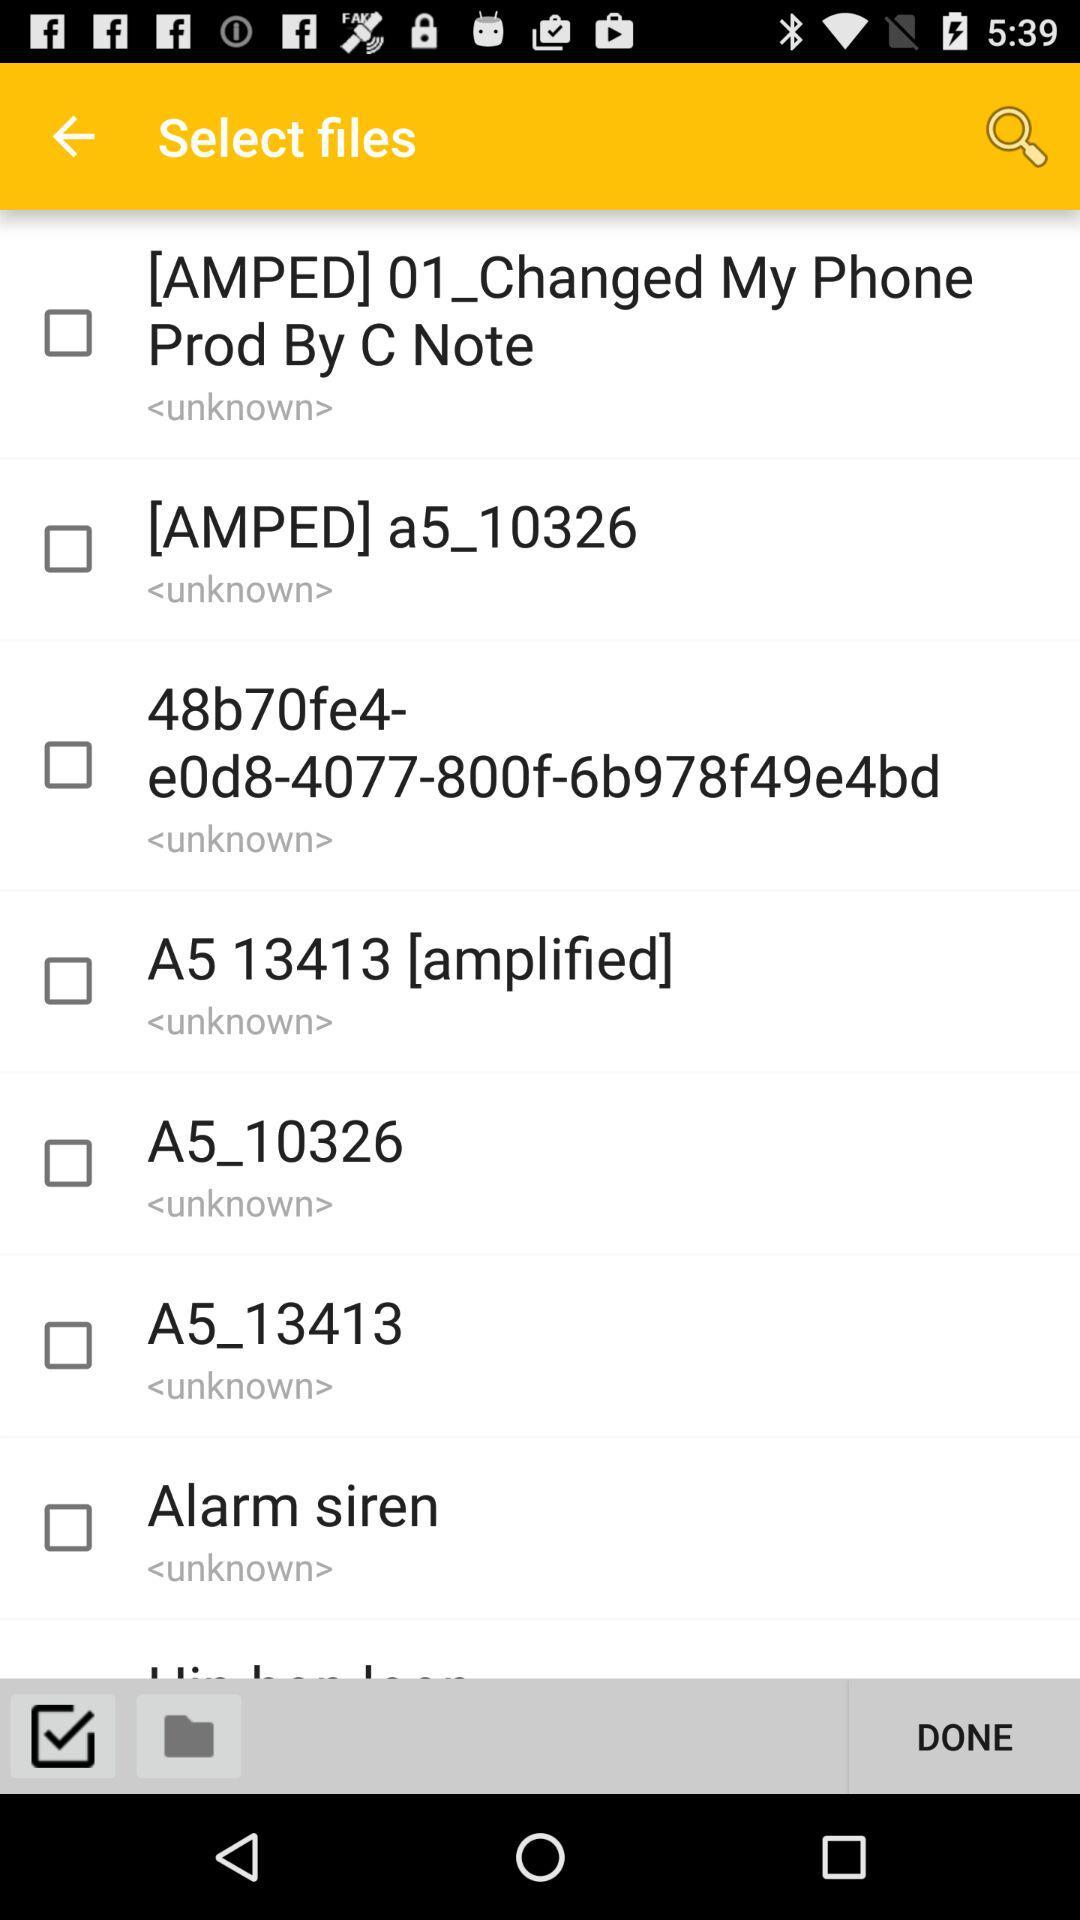  What do you see at coordinates (85, 1345) in the screenshot?
I see `file` at bounding box center [85, 1345].